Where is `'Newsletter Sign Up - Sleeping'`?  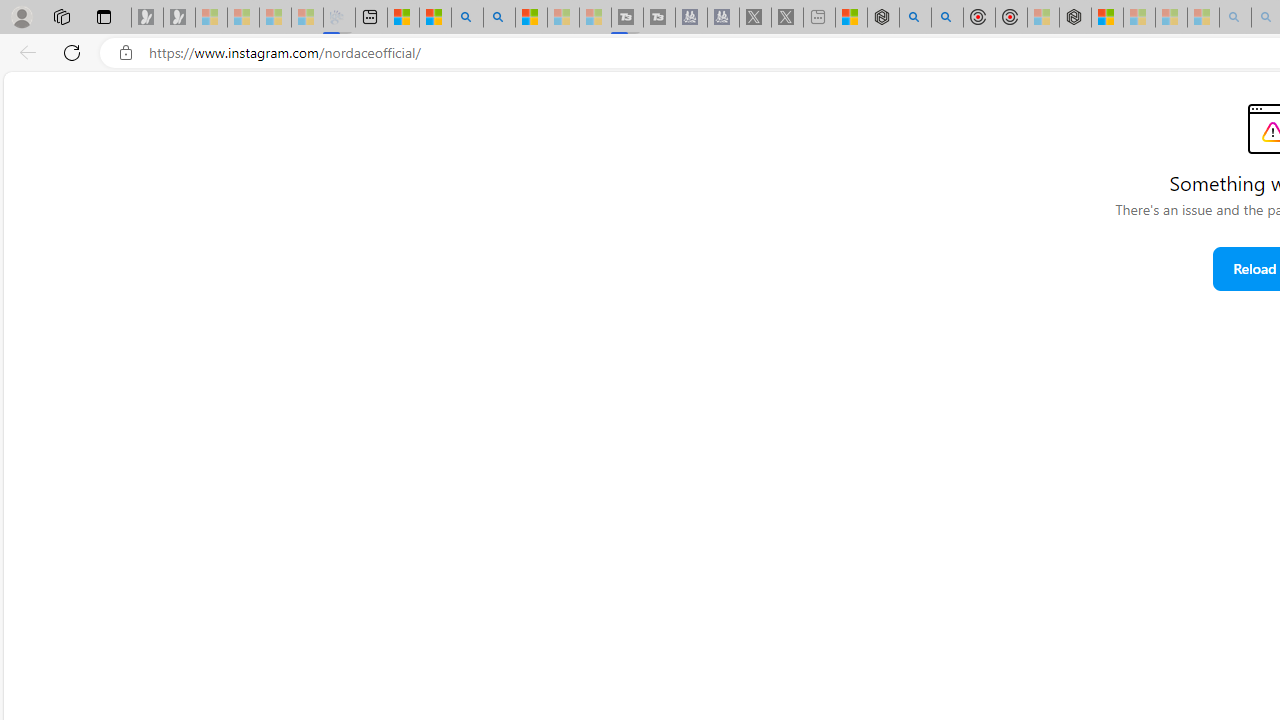
'Newsletter Sign Up - Sleeping' is located at coordinates (179, 17).